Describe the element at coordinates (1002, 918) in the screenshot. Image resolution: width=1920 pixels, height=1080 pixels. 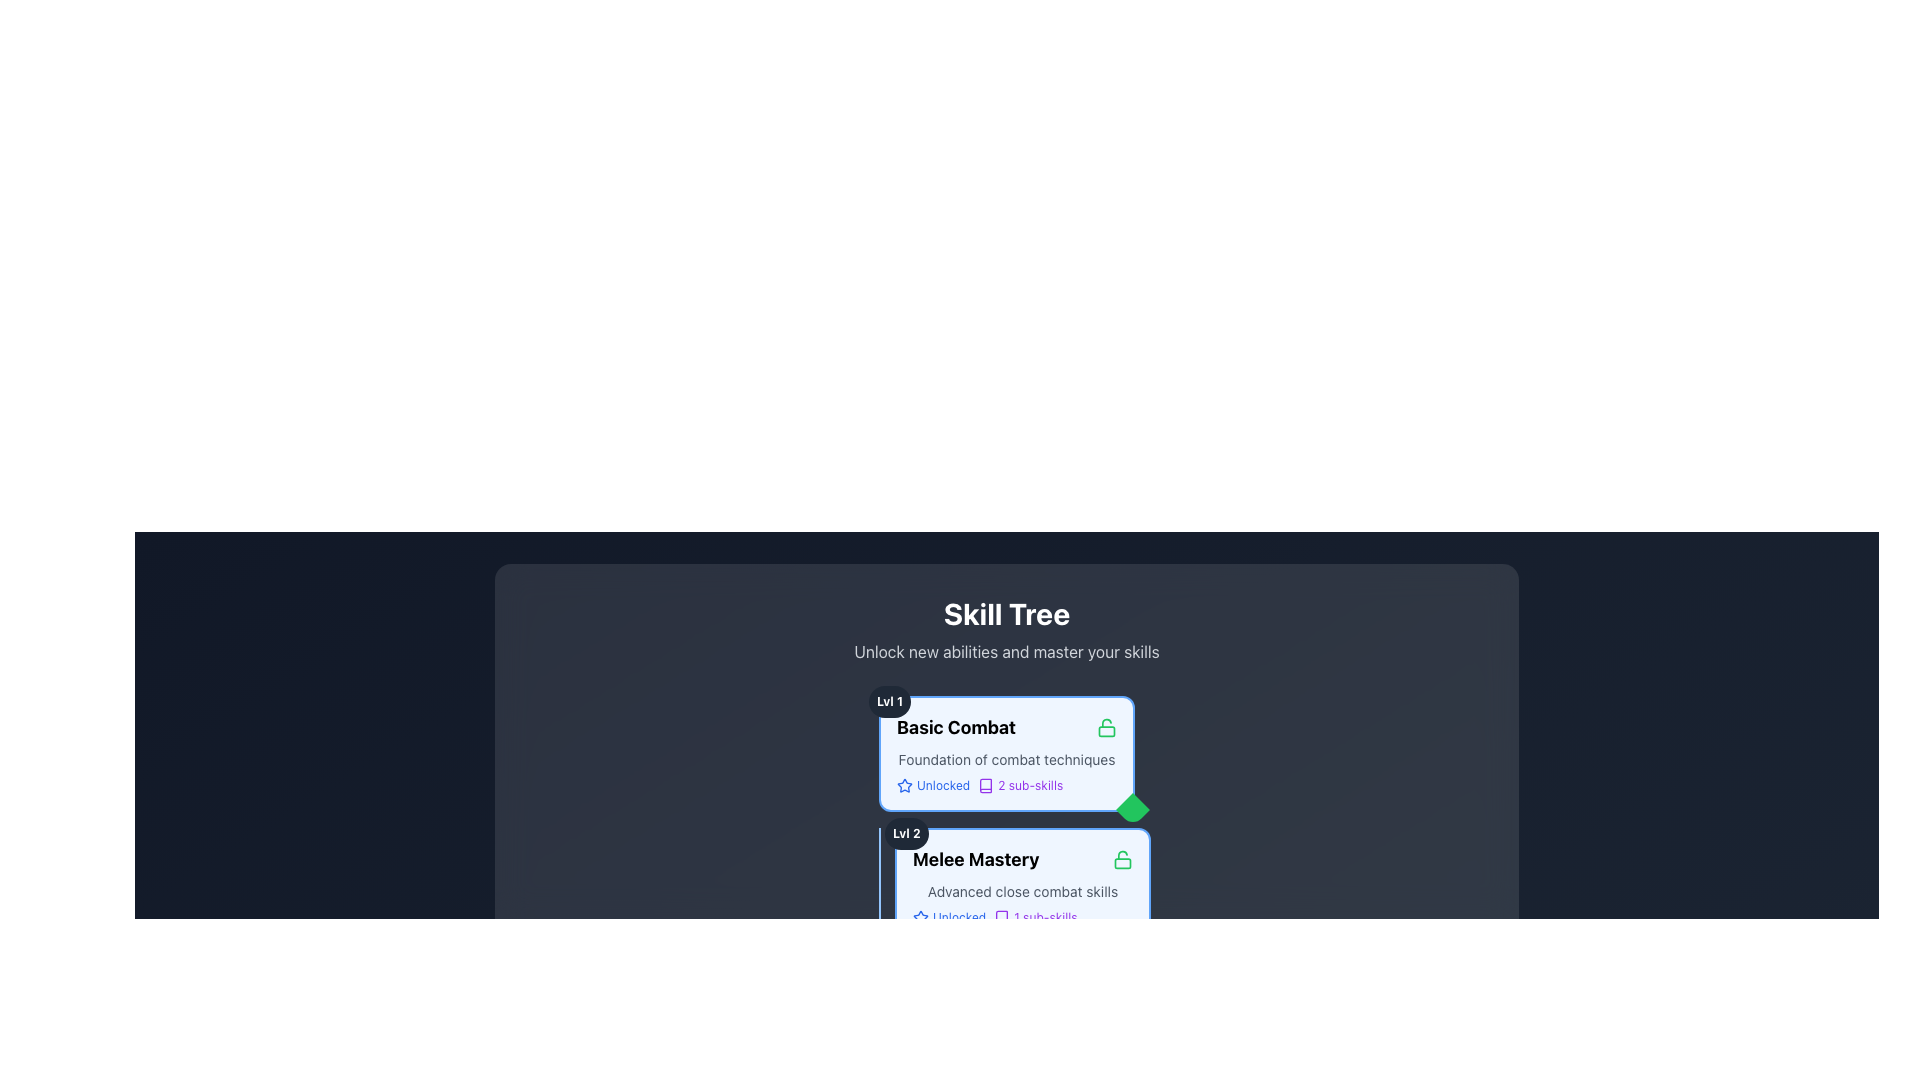
I see `the book icon within the SVG that is located in the bottom-right corner of the 'Melee Mastery' skill card` at that location.